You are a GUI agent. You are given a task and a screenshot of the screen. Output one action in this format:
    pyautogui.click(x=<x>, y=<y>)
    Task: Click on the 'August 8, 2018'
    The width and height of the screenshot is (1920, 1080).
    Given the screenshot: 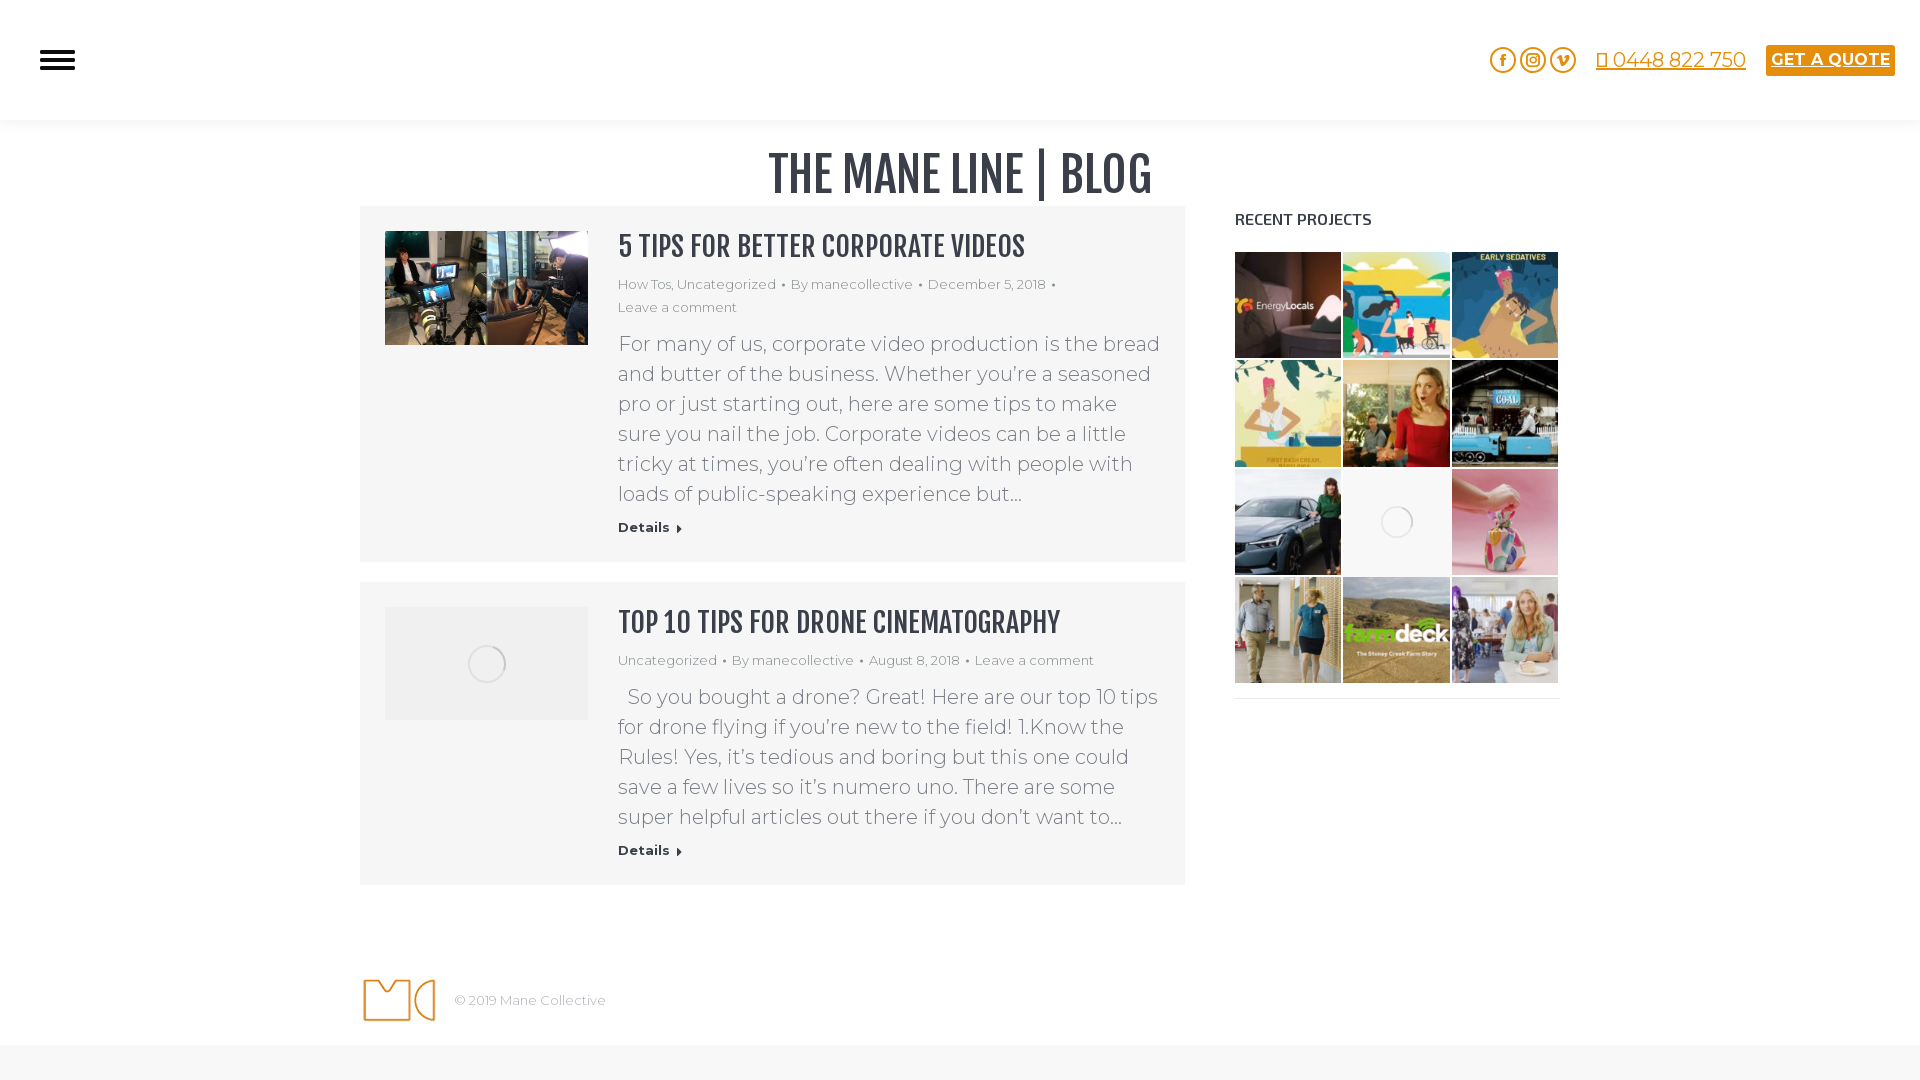 What is the action you would take?
    pyautogui.click(x=916, y=660)
    